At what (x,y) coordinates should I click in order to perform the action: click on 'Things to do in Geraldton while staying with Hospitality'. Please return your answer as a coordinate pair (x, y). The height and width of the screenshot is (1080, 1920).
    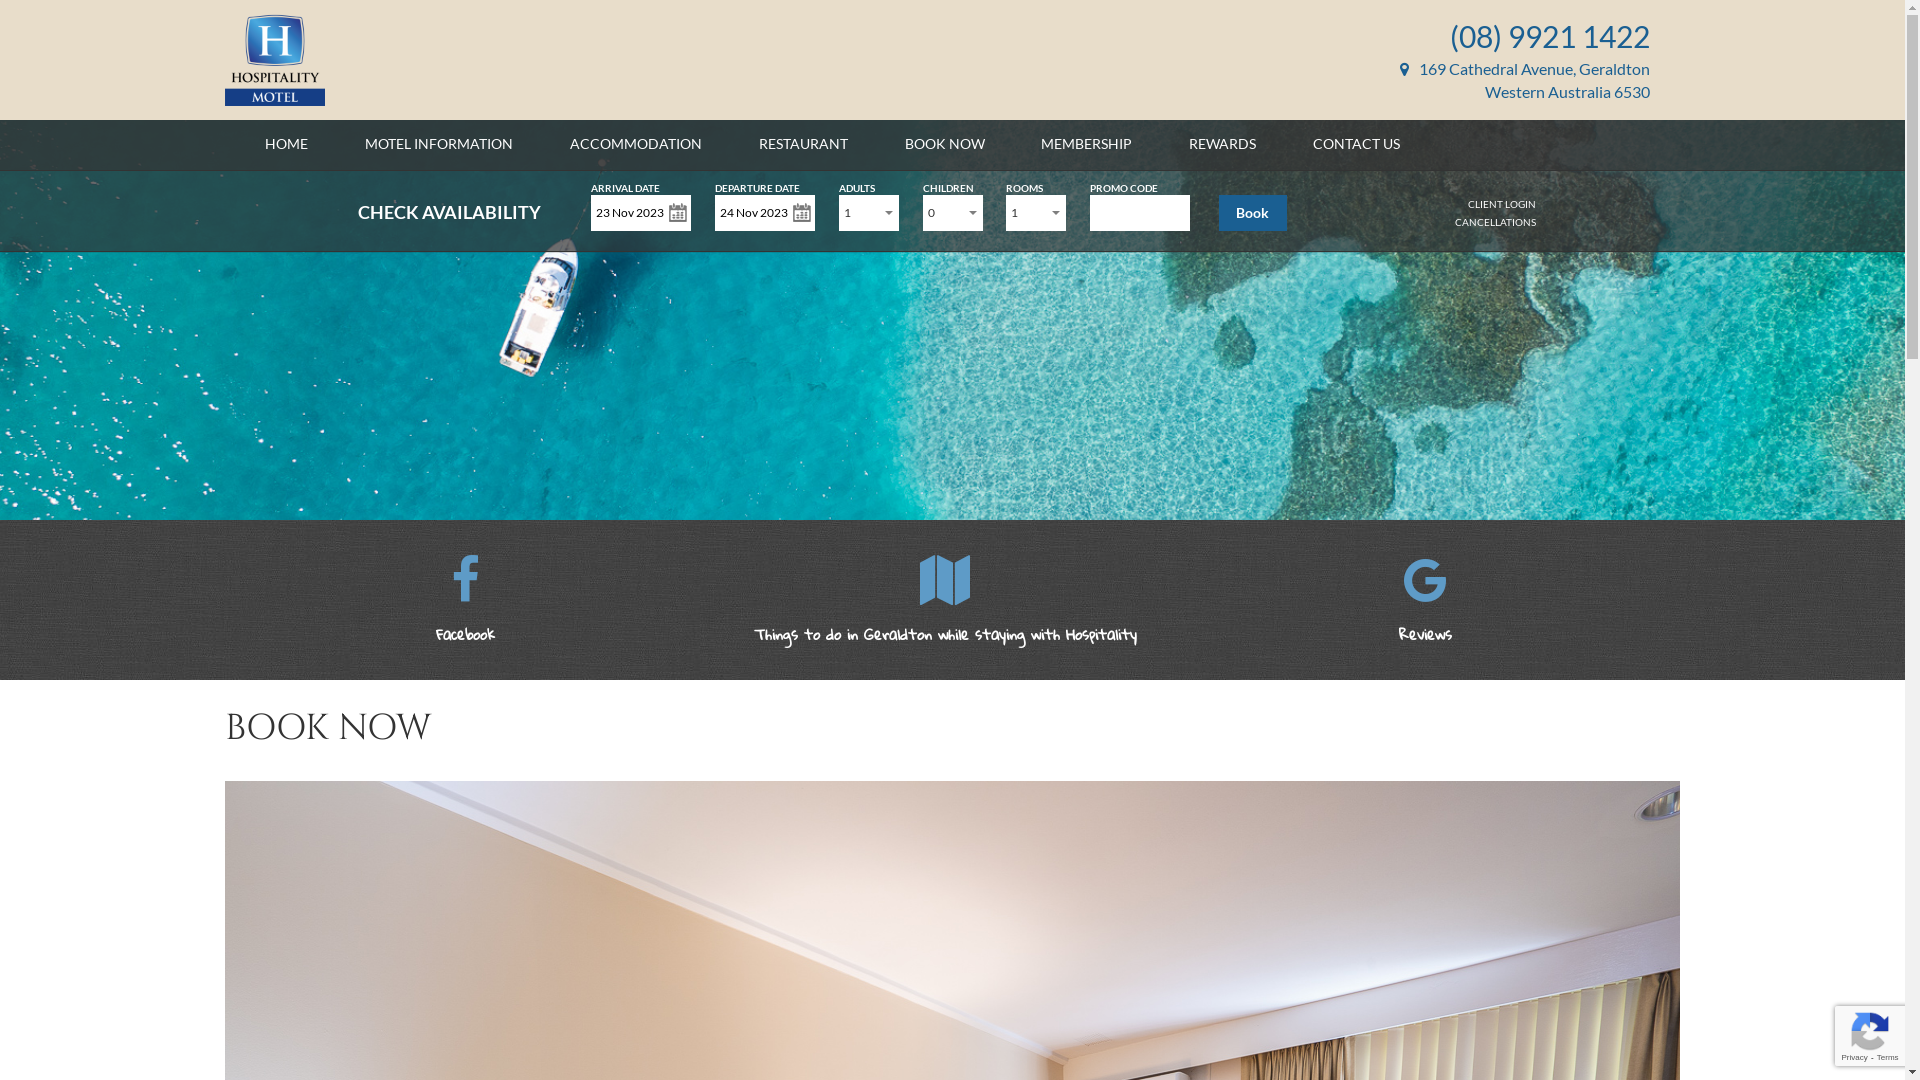
    Looking at the image, I should click on (944, 613).